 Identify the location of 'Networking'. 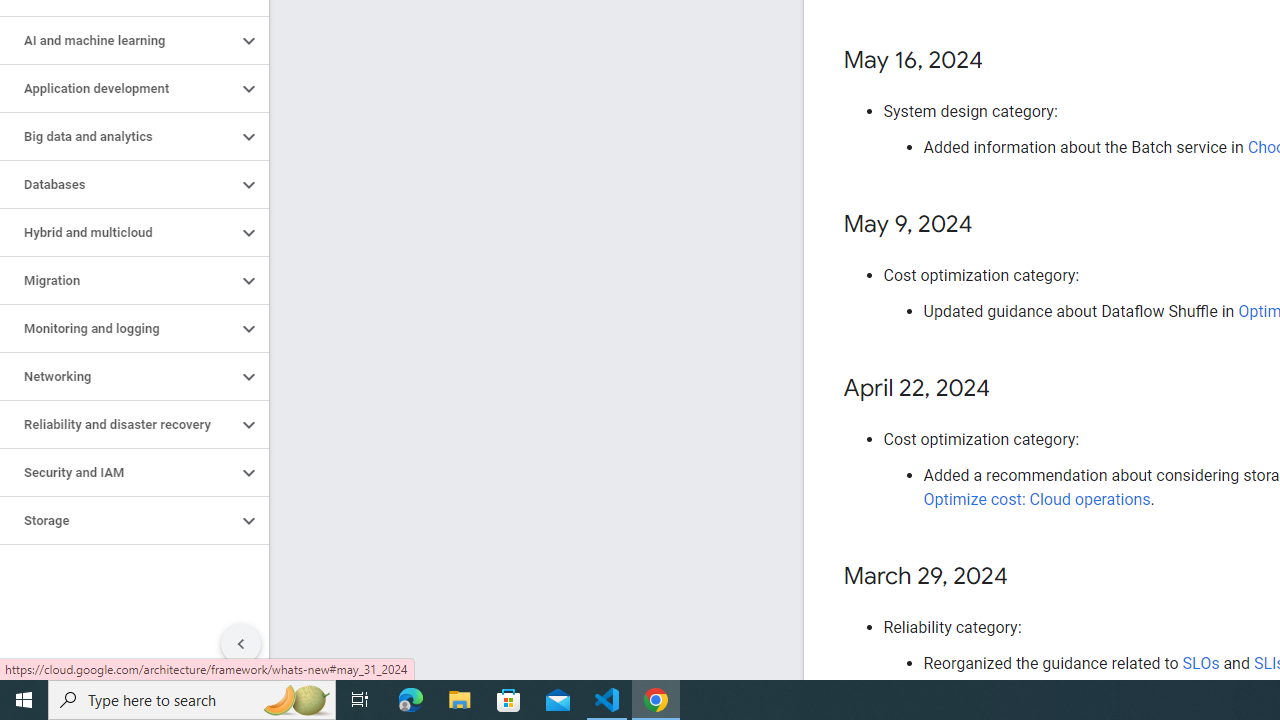
(117, 376).